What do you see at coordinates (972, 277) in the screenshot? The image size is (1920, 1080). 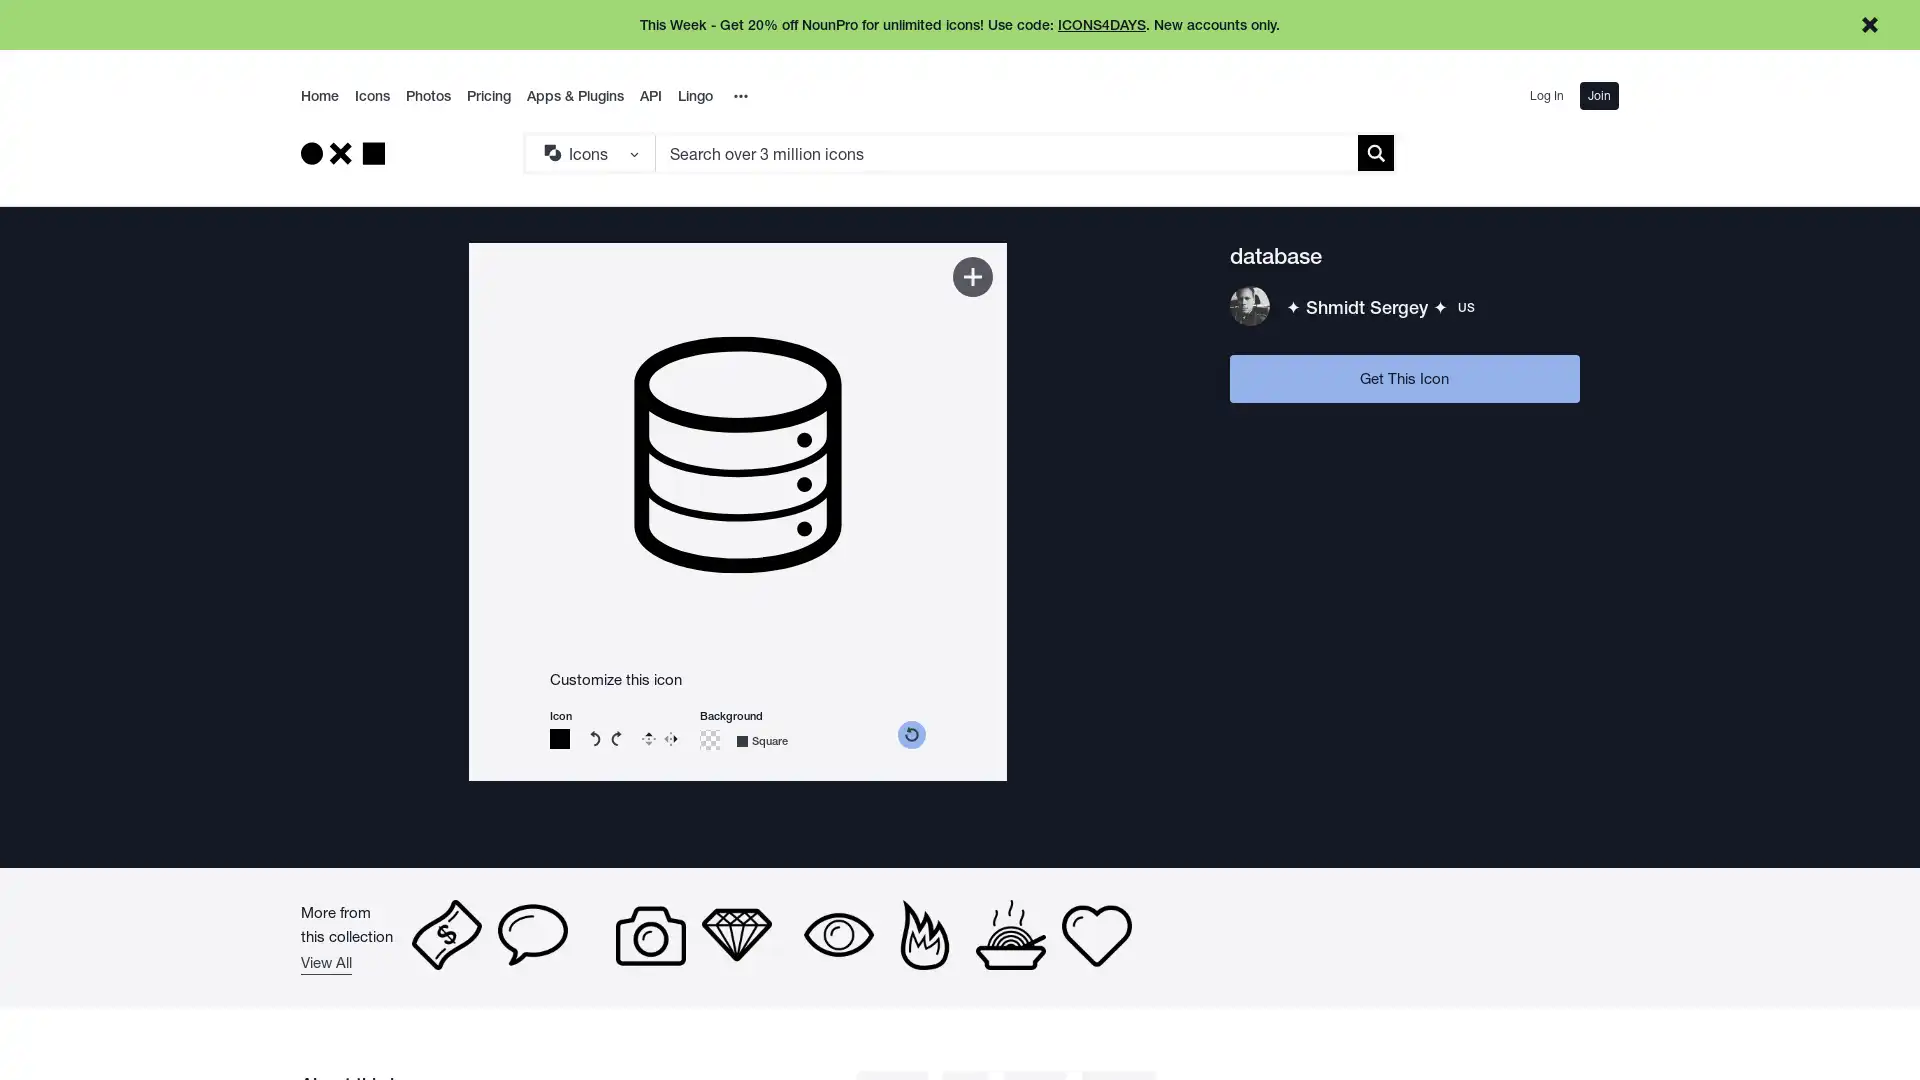 I see `Add to Kit` at bounding box center [972, 277].